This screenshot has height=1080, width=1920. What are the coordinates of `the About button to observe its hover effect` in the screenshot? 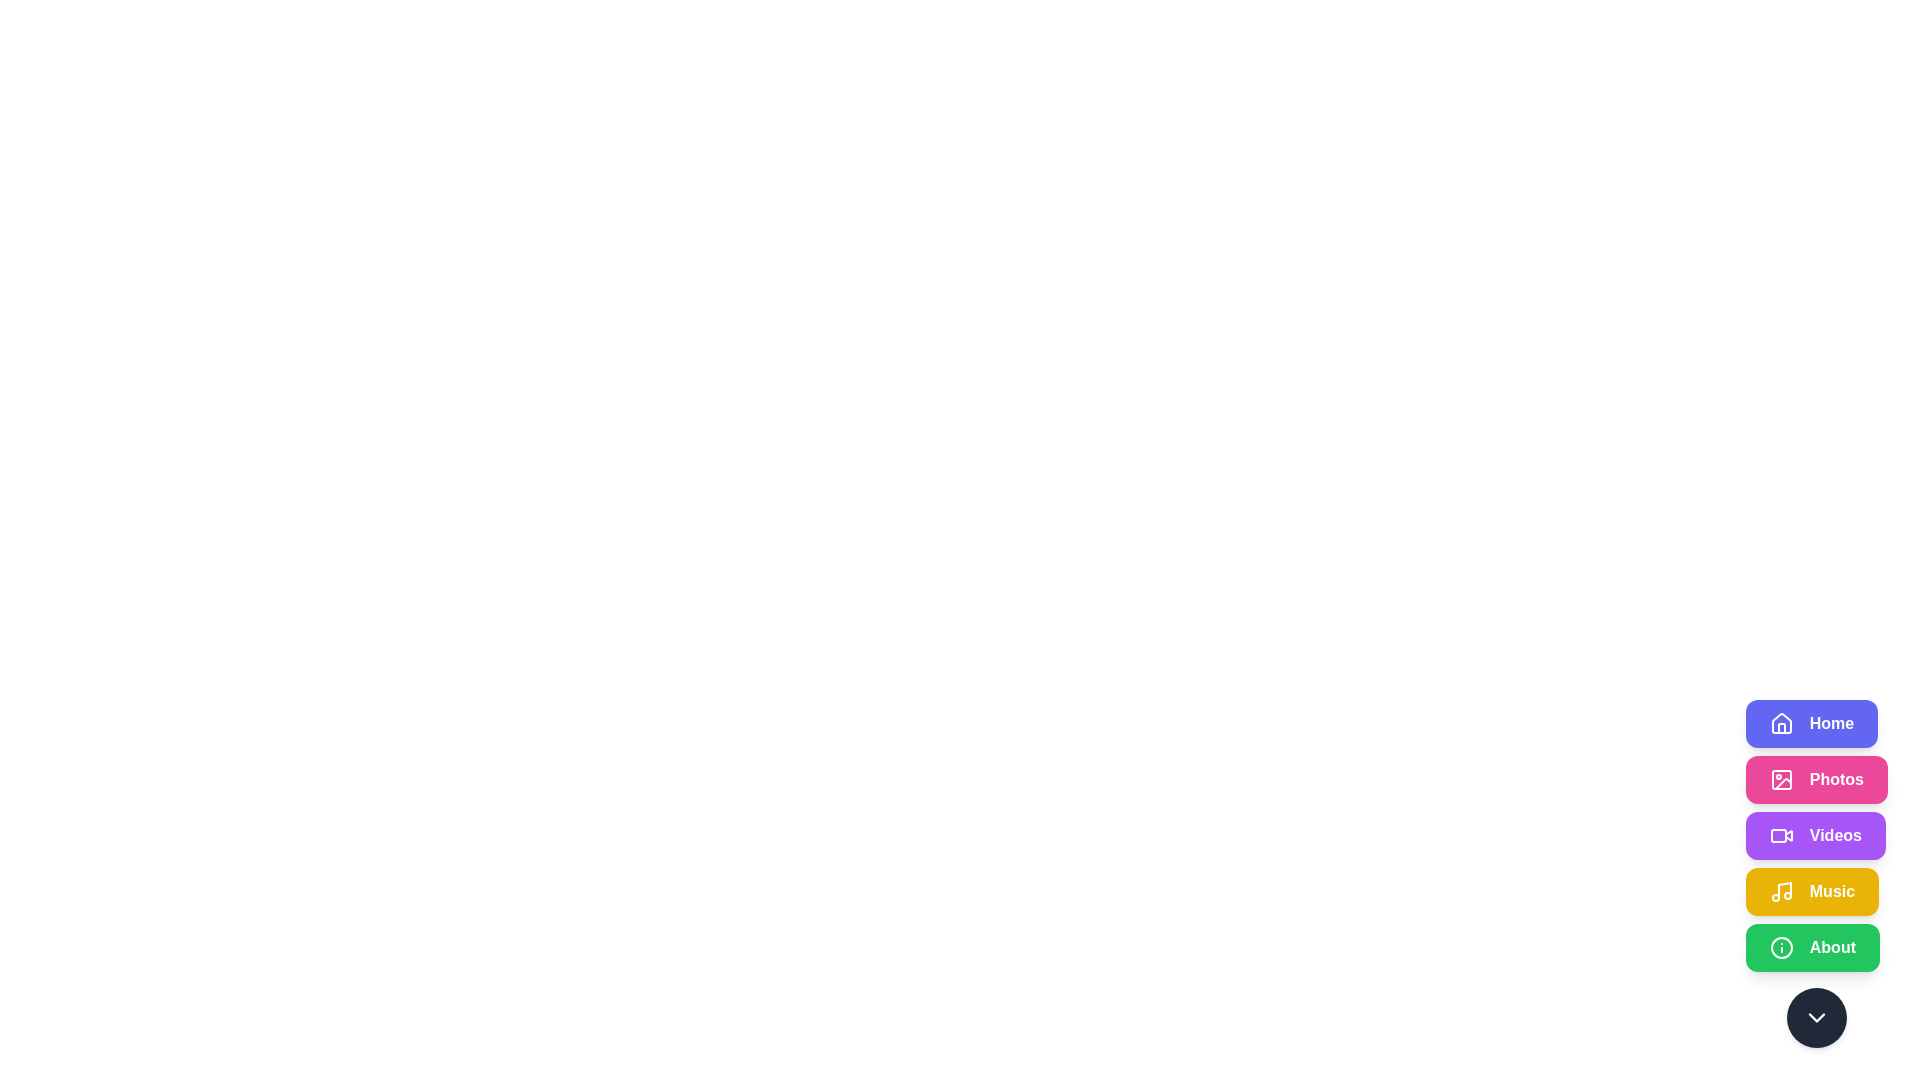 It's located at (1812, 947).